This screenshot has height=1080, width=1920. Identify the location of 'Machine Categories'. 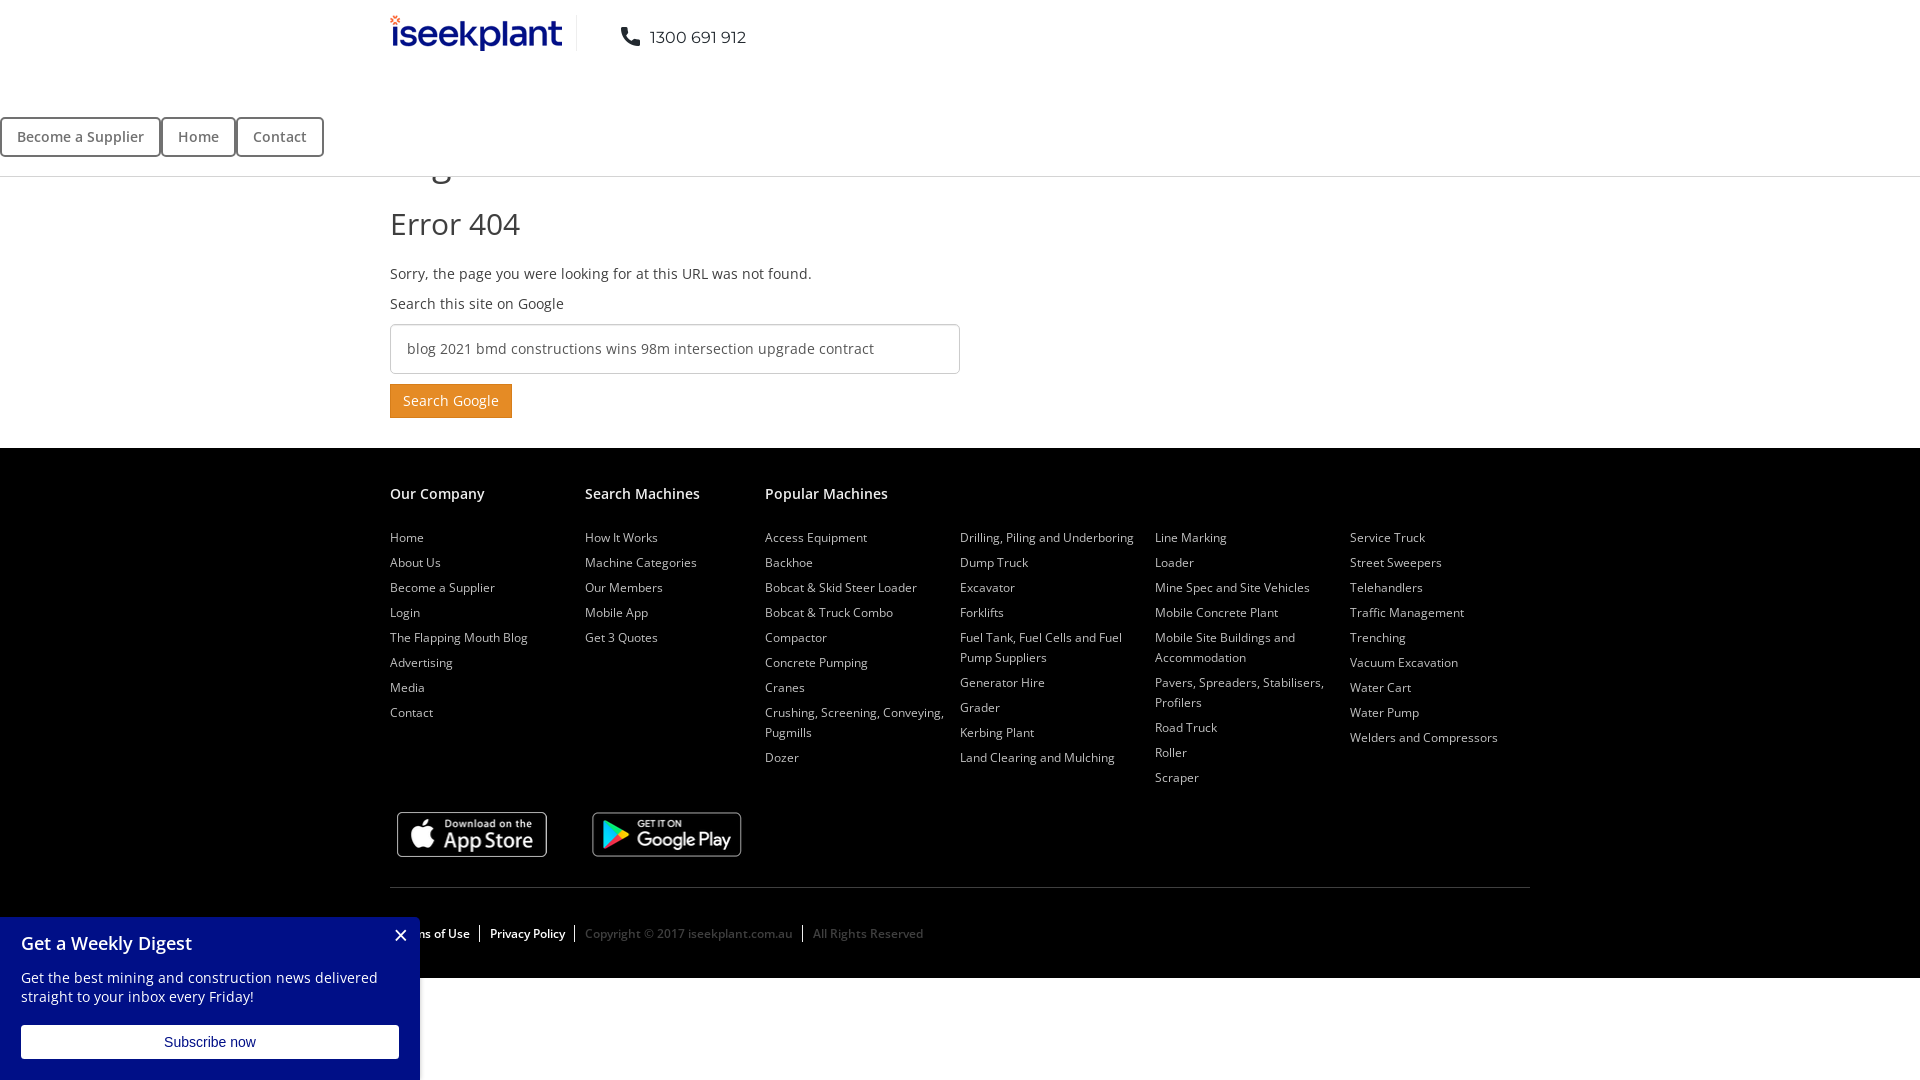
(641, 562).